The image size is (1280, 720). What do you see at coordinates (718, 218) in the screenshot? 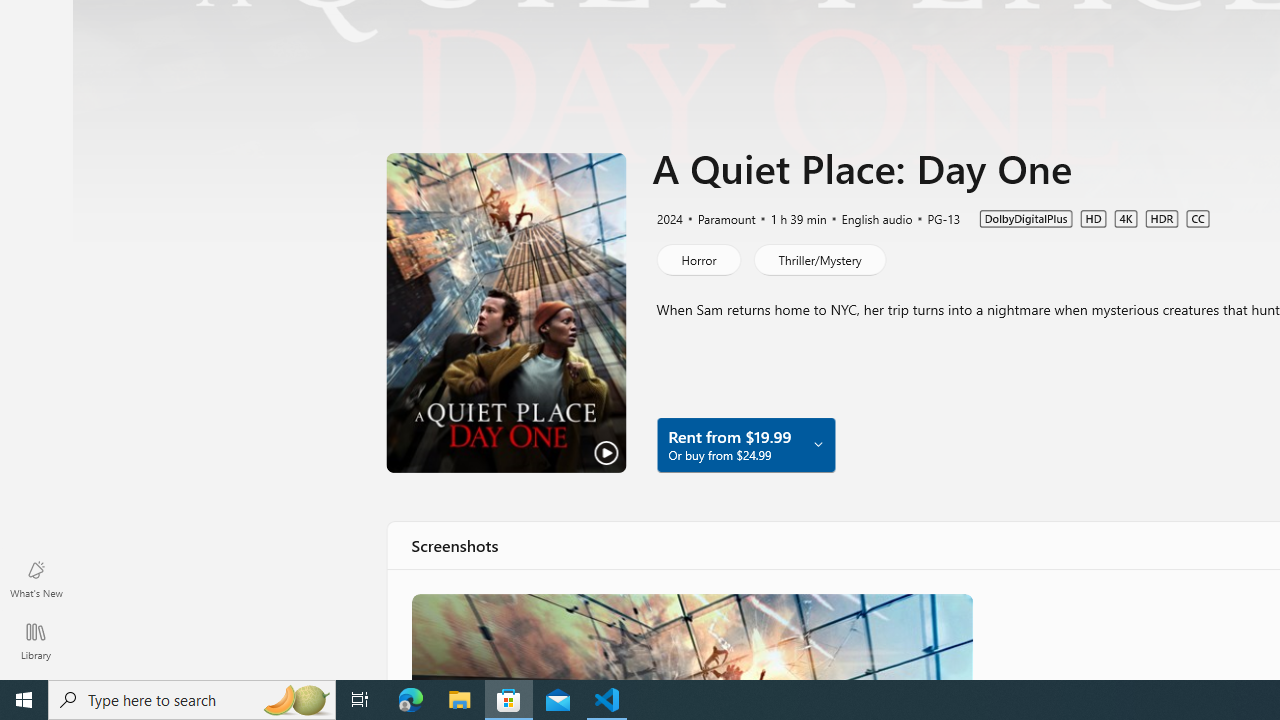
I see `'Paramount'` at bounding box center [718, 218].